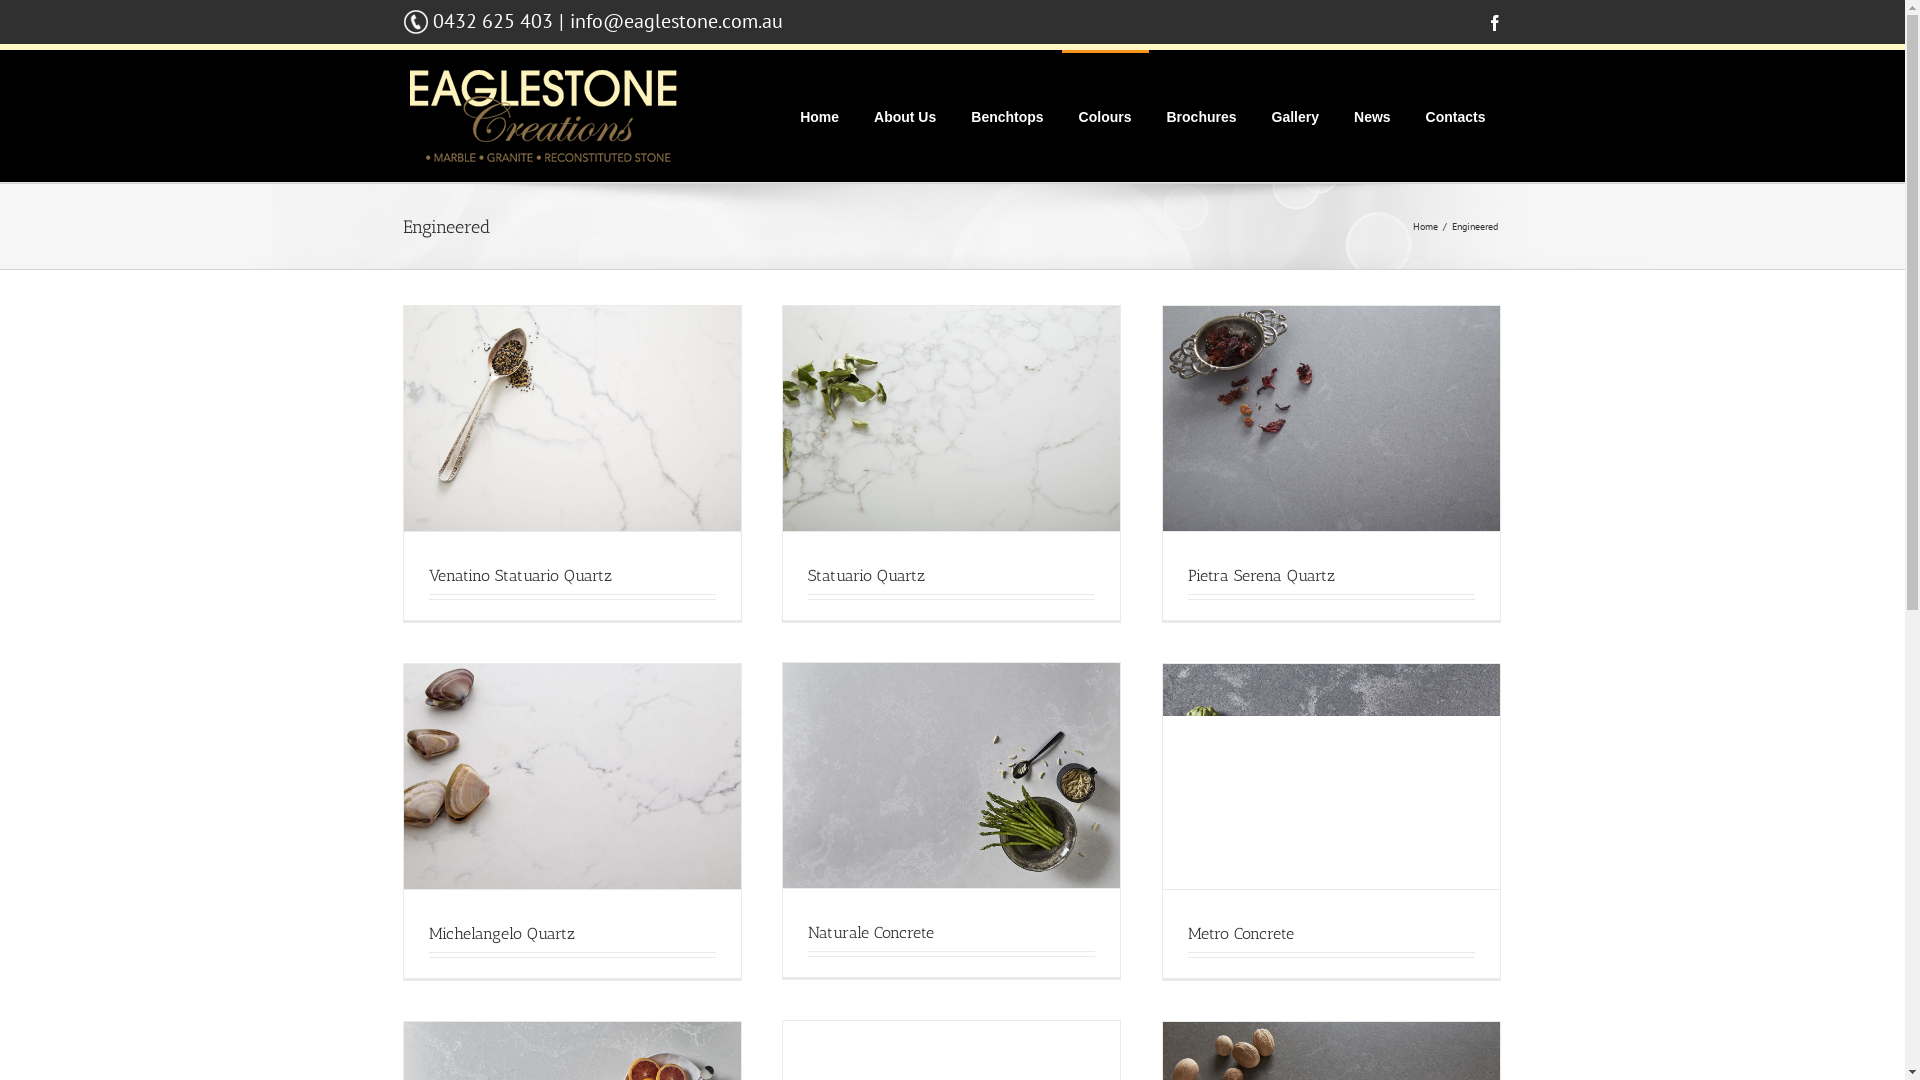 The image size is (1920, 1080). What do you see at coordinates (1200, 115) in the screenshot?
I see `'Brochures'` at bounding box center [1200, 115].